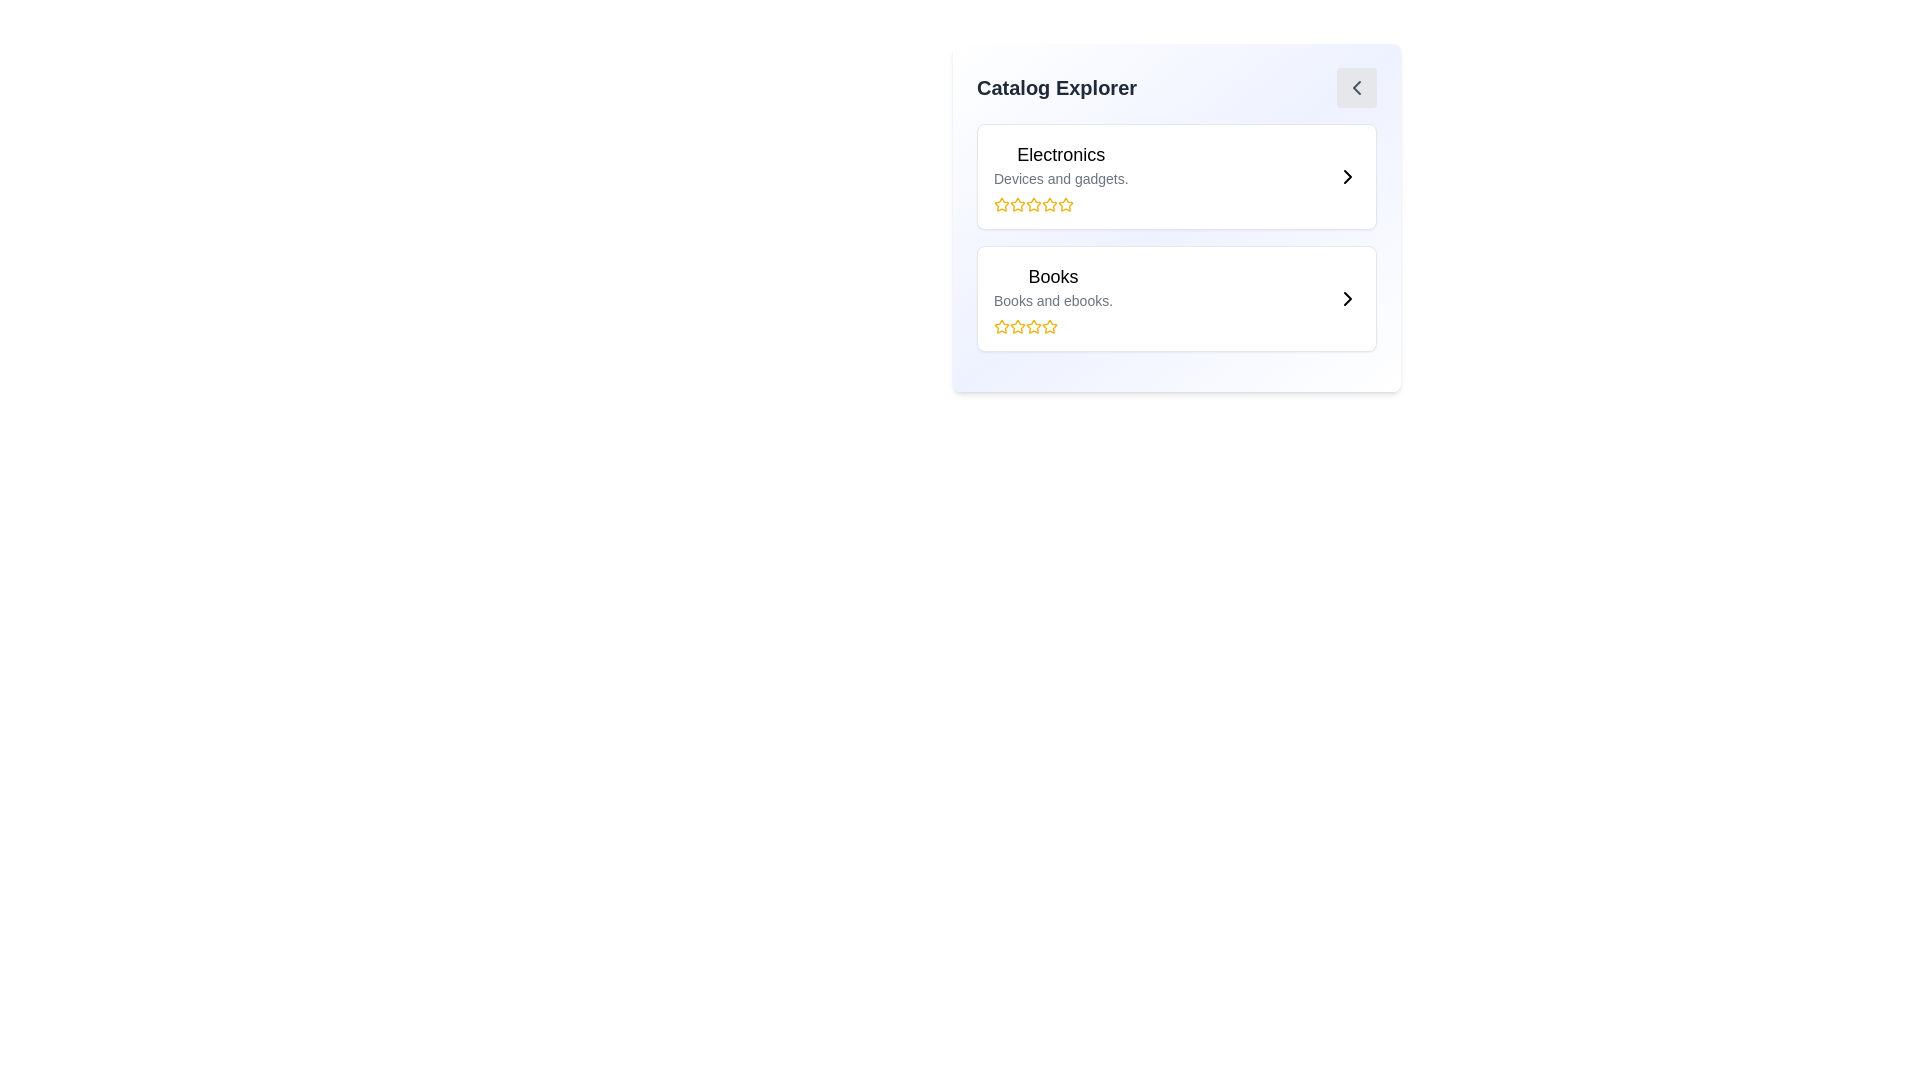 The image size is (1920, 1080). Describe the element at coordinates (1064, 204) in the screenshot. I see `the fourth star-shaped Rating Star Icon, which is golden yellow and located below the text 'Electronics' and 'Devices and gadgets.'` at that location.